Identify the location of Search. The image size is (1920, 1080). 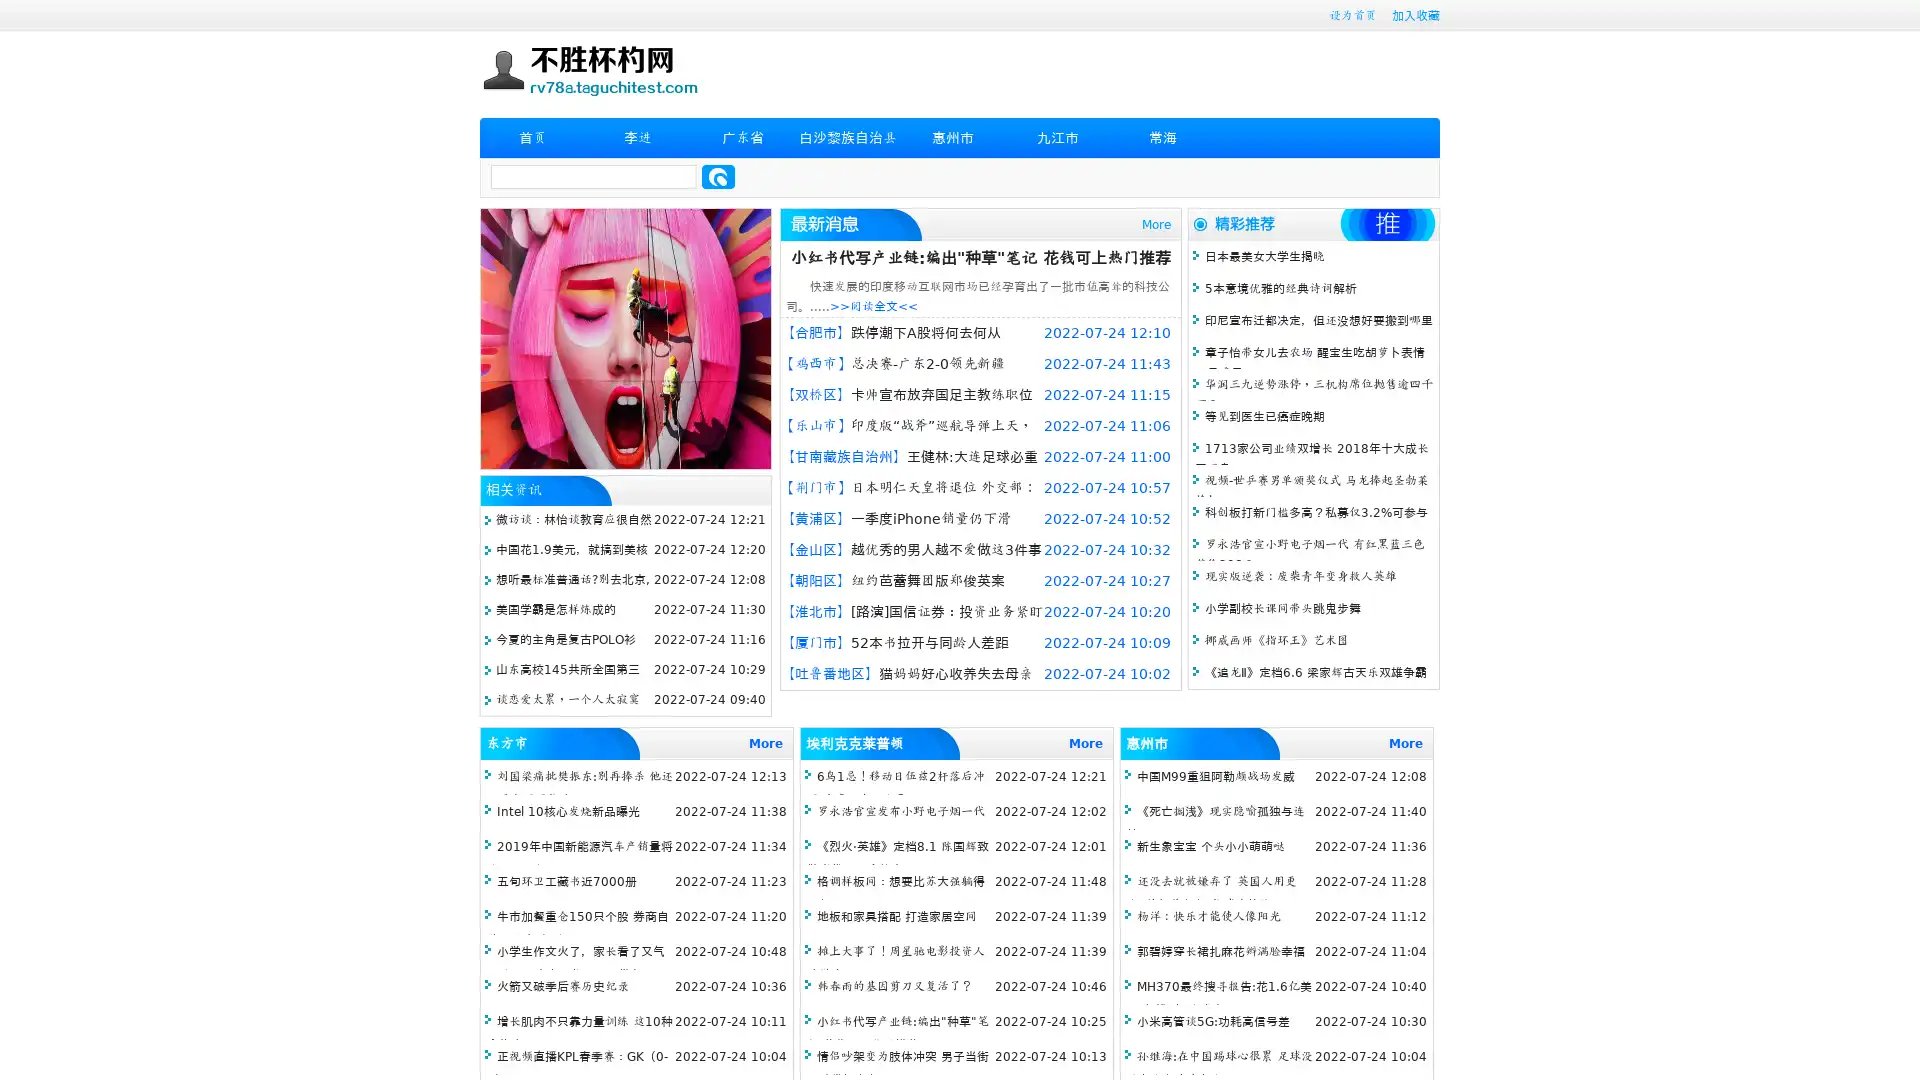
(718, 176).